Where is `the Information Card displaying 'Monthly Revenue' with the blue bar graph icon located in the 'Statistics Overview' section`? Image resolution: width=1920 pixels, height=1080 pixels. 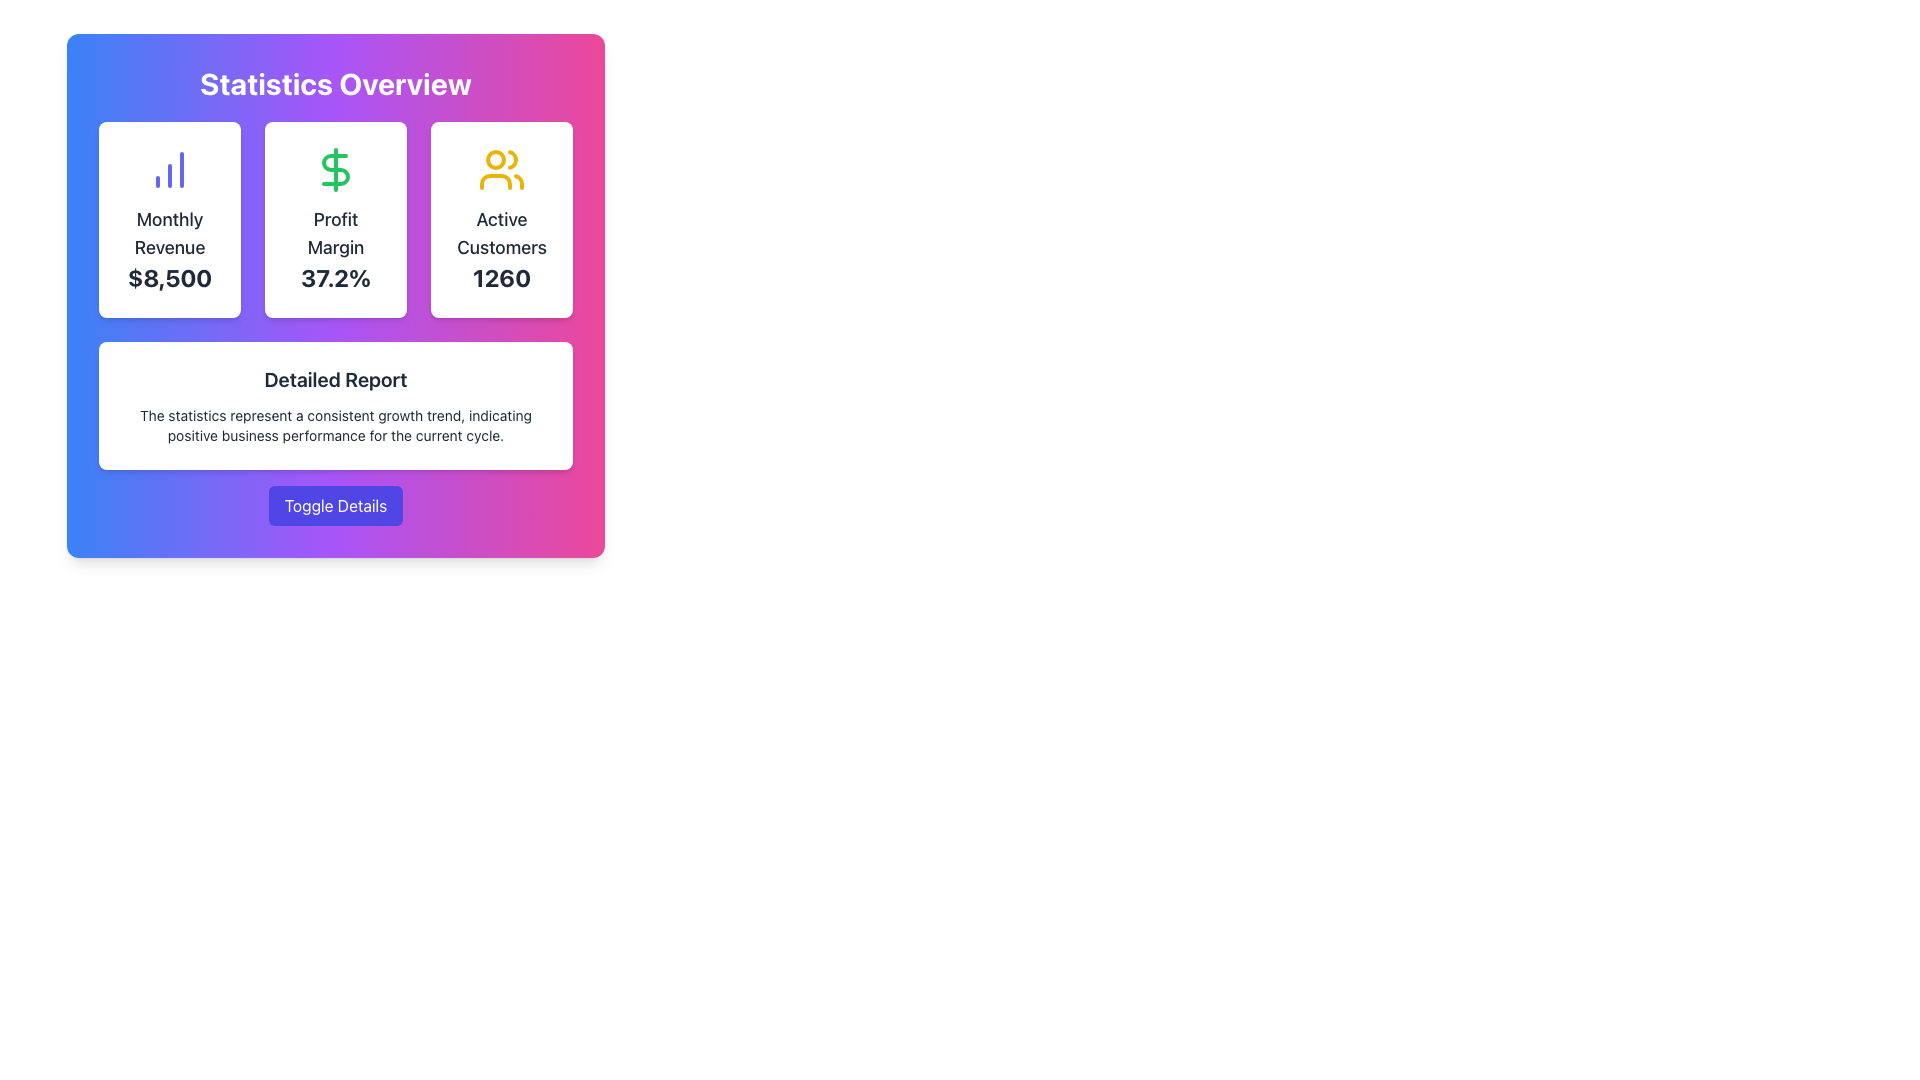
the Information Card displaying 'Monthly Revenue' with the blue bar graph icon located in the 'Statistics Overview' section is located at coordinates (169, 219).